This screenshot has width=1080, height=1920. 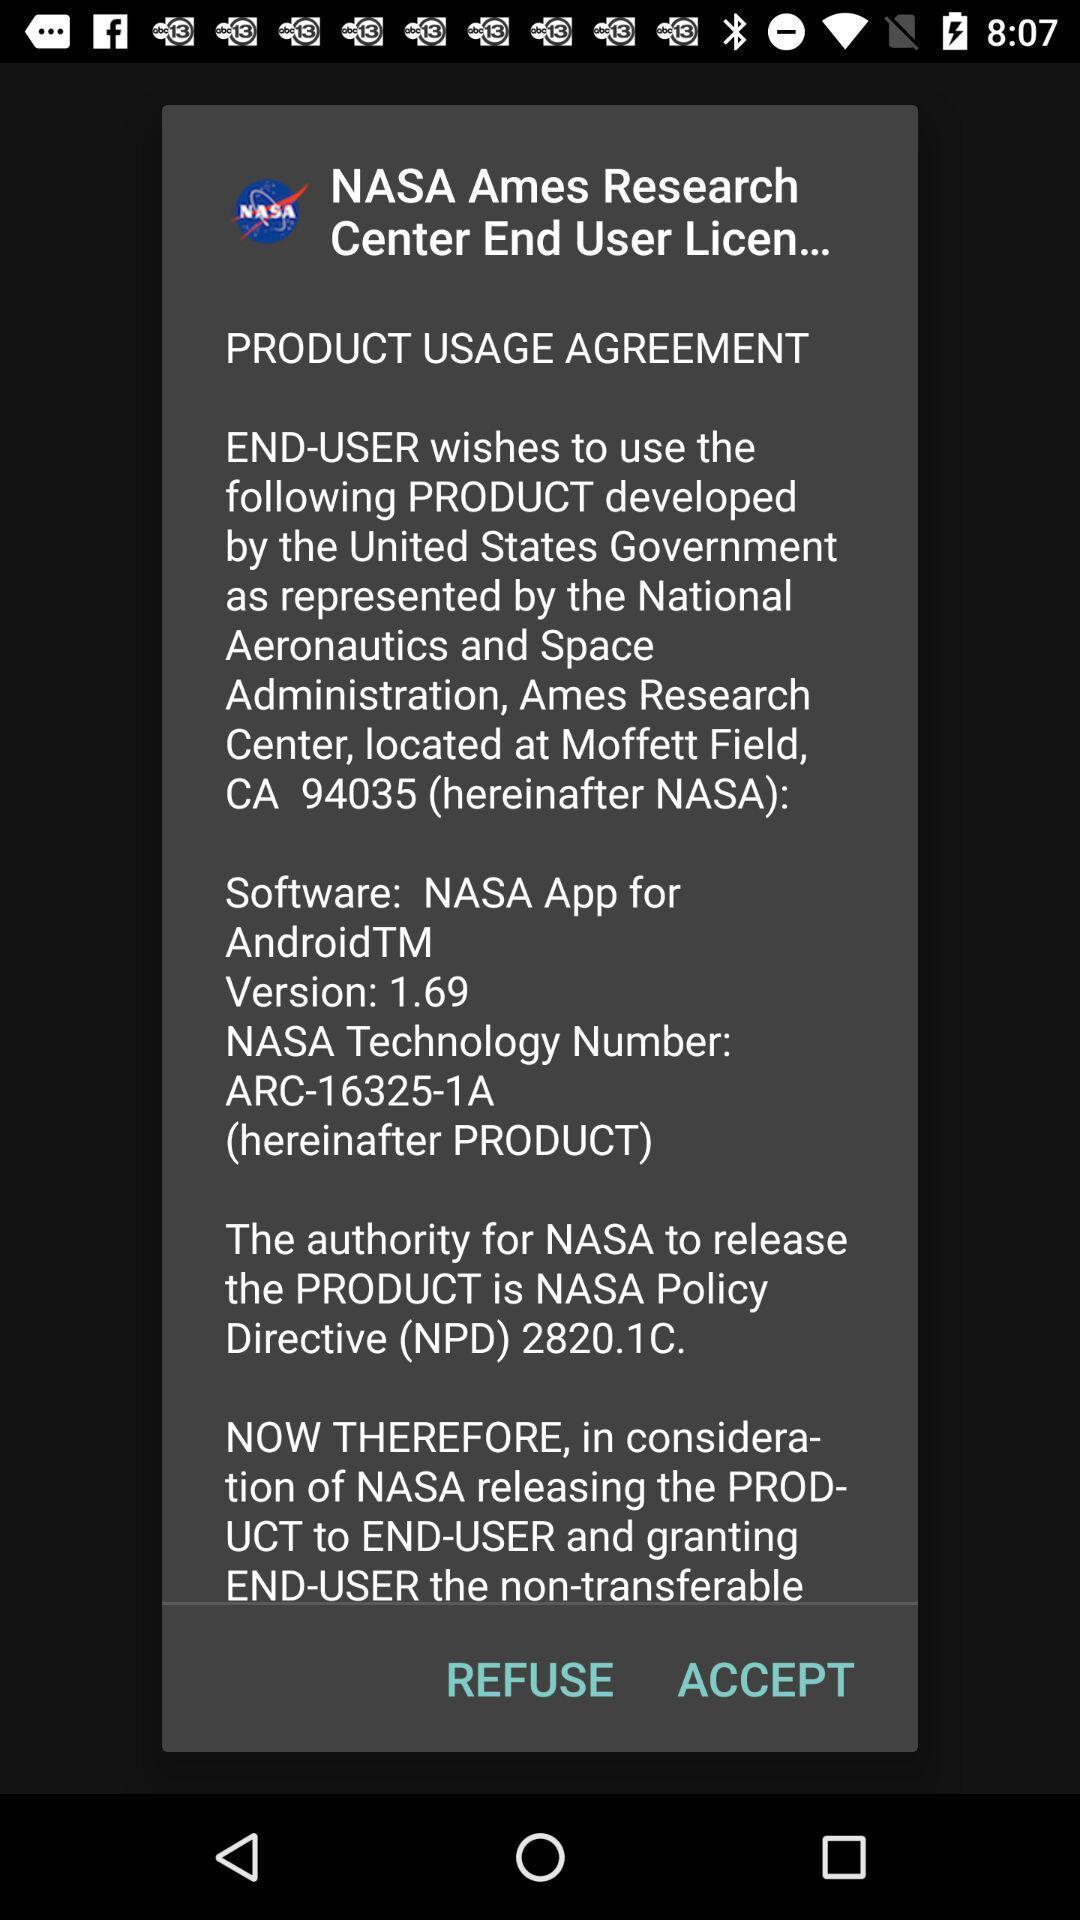 I want to click on item next to the refuse, so click(x=765, y=1678).